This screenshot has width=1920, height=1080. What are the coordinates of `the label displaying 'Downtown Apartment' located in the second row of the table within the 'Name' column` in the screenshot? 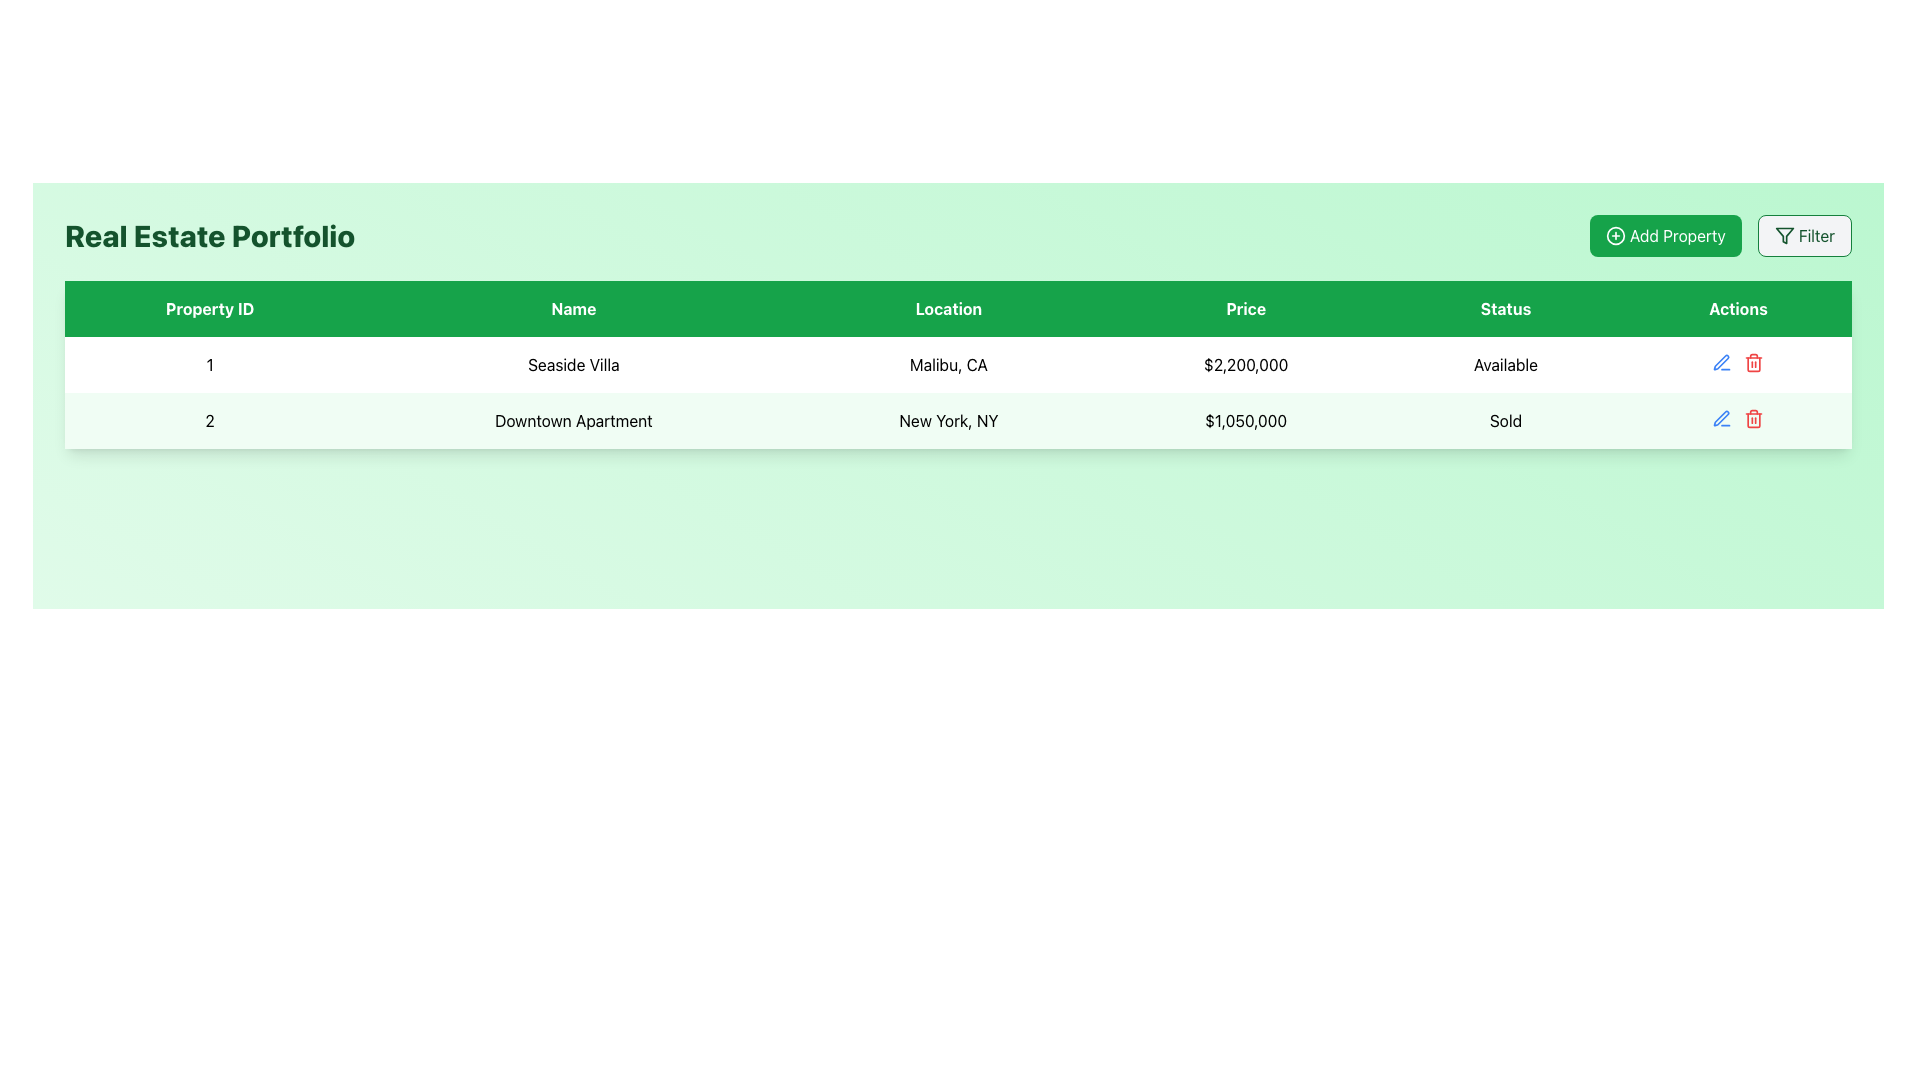 It's located at (572, 419).